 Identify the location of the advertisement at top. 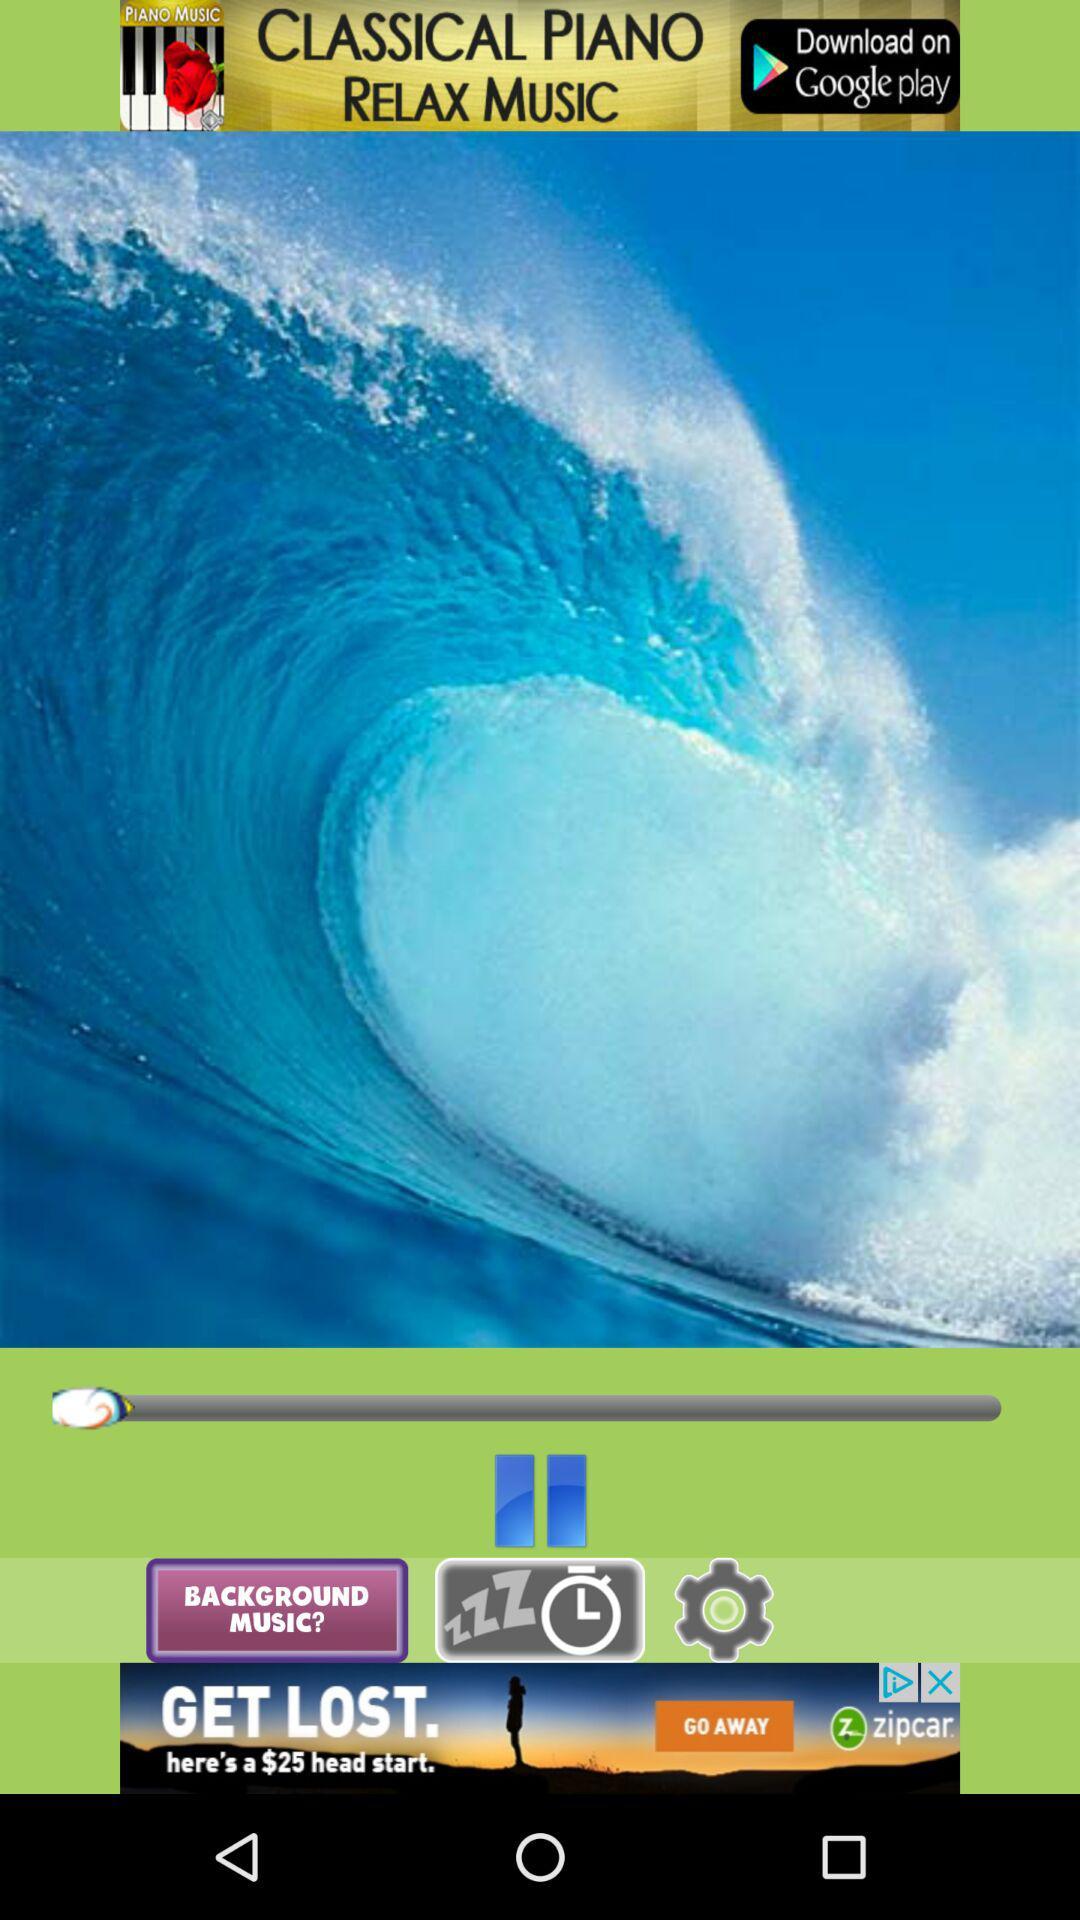
(540, 65).